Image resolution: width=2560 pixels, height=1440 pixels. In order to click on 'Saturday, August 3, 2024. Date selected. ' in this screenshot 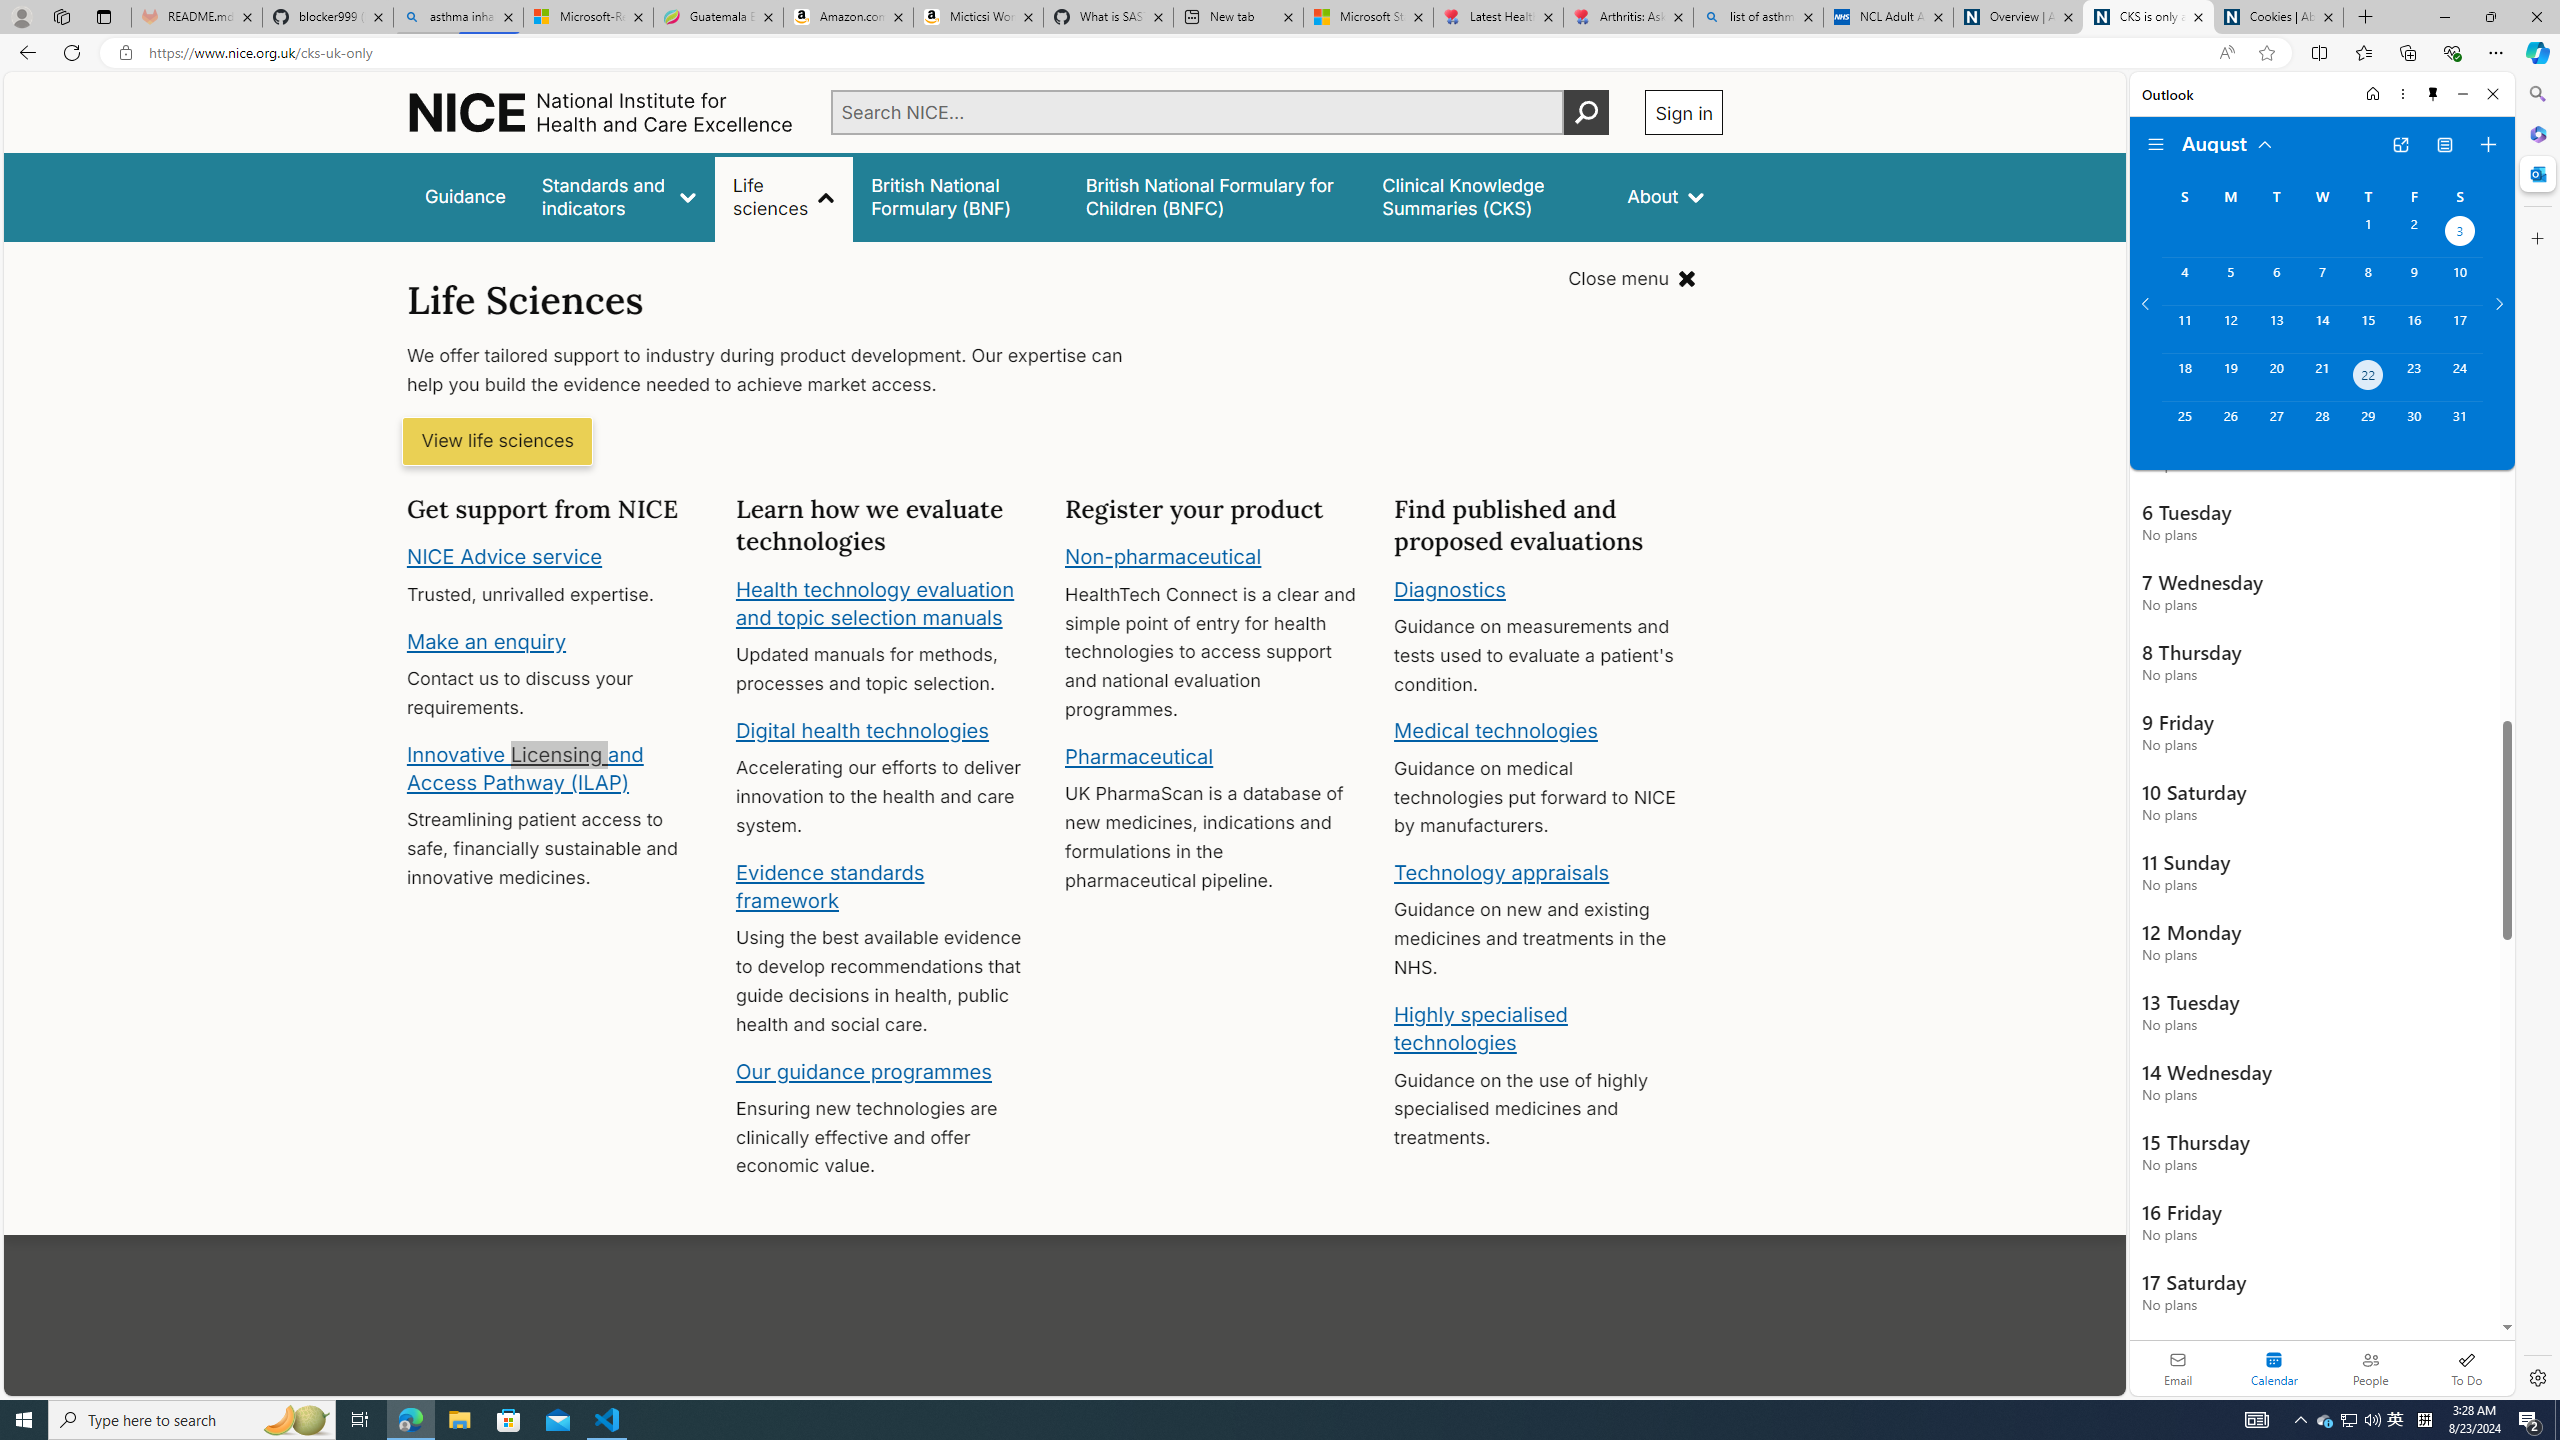, I will do `click(2459, 233)`.